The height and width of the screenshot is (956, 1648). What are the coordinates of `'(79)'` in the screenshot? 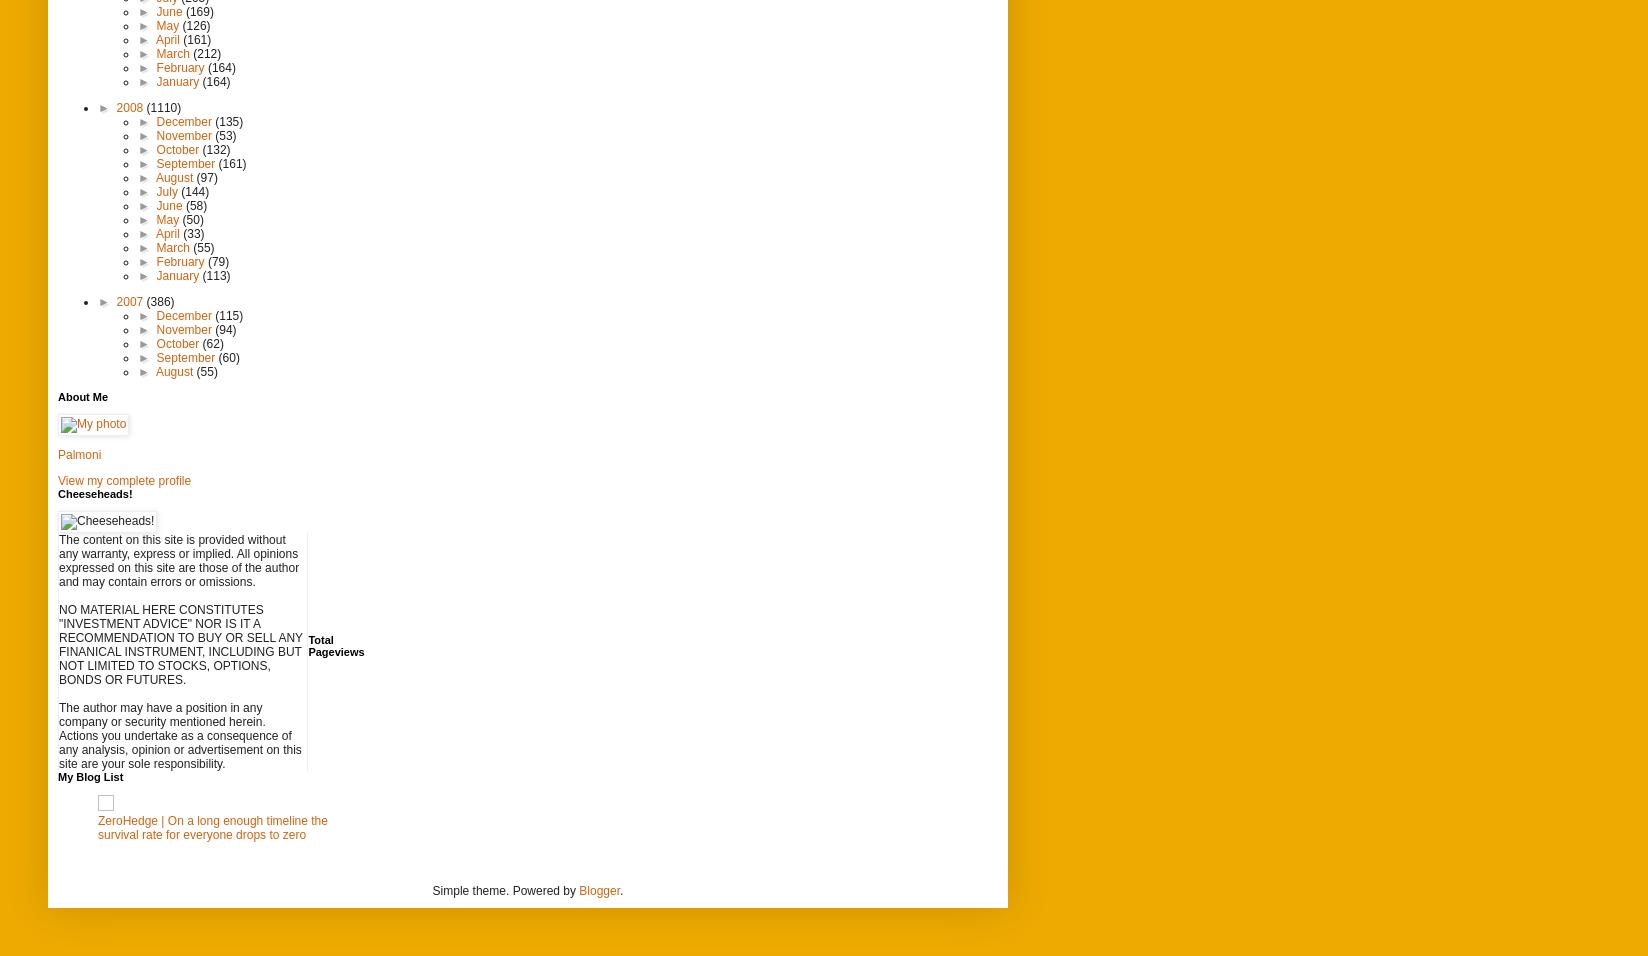 It's located at (217, 259).